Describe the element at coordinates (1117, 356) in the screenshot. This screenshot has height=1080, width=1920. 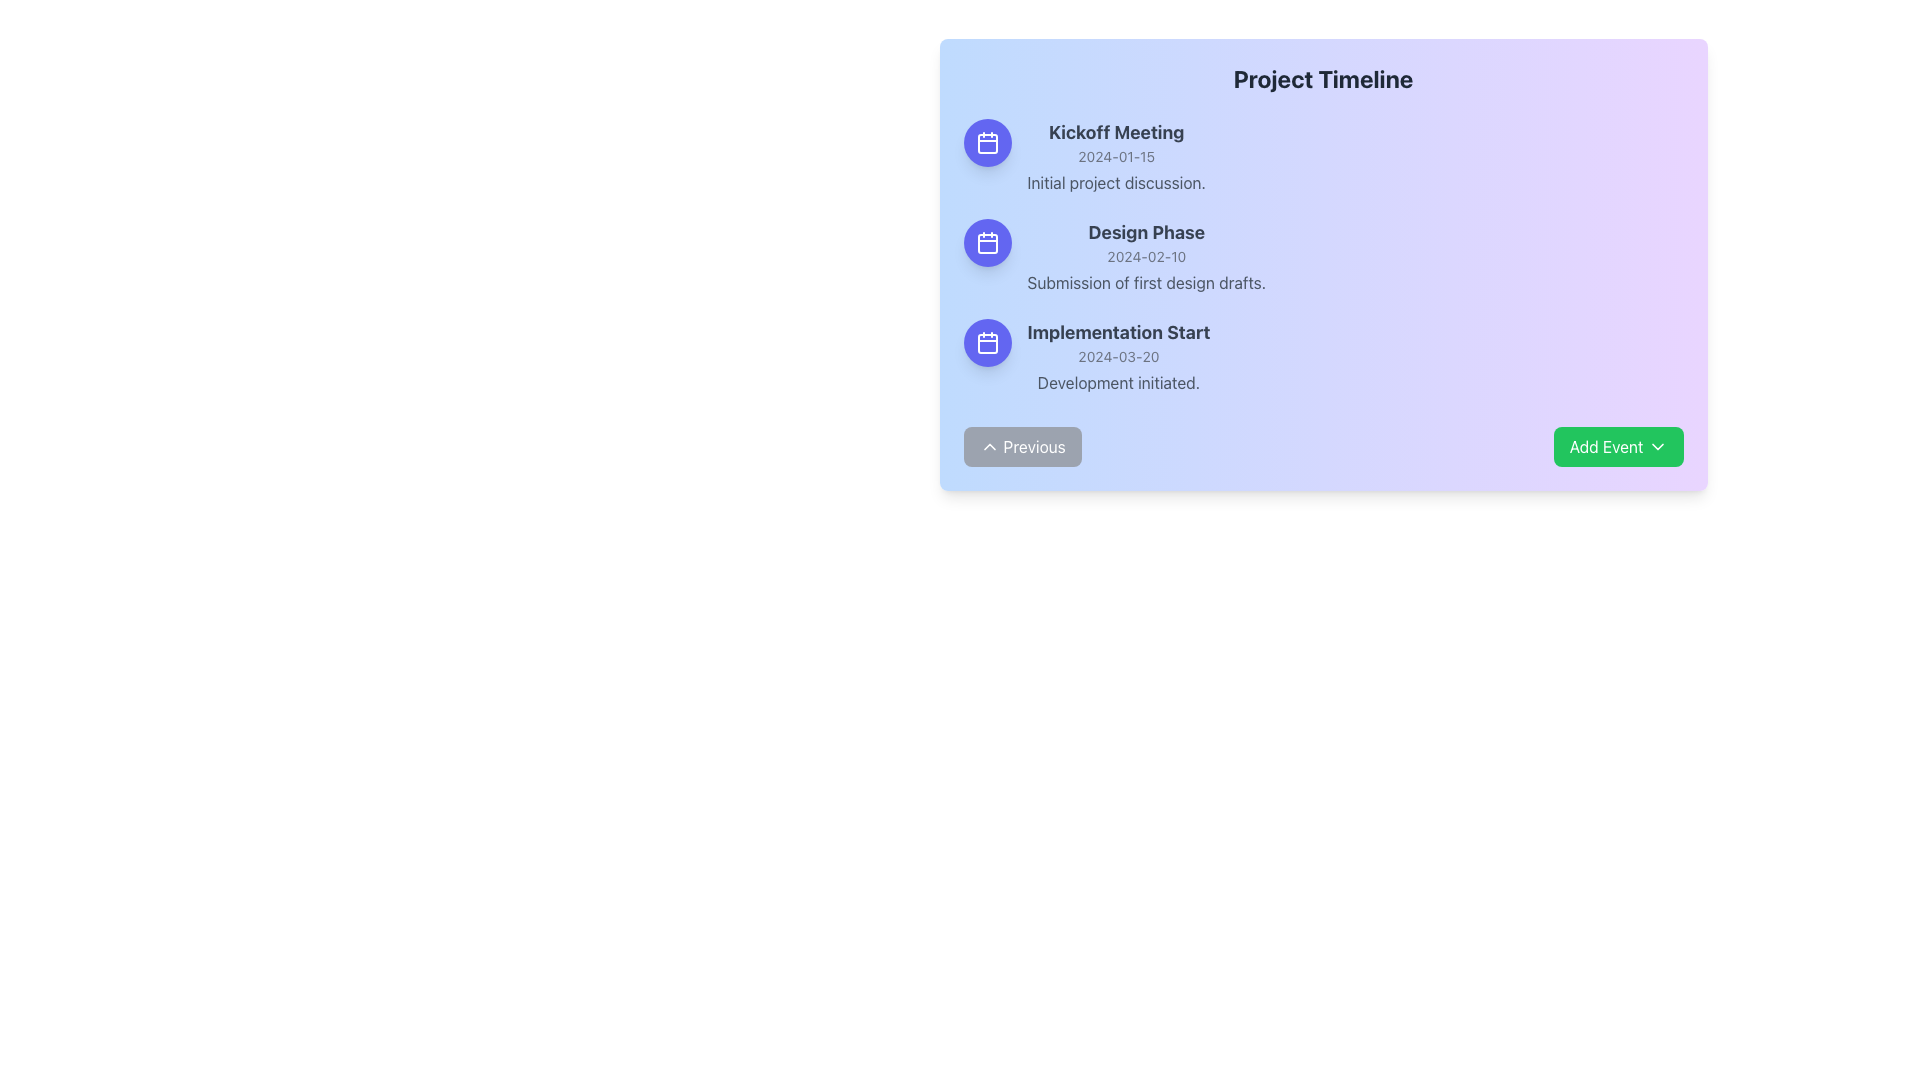
I see `the 'Implementation Start' informational block in the timeline, which provides details about the scheduled date and short description of the event` at that location.